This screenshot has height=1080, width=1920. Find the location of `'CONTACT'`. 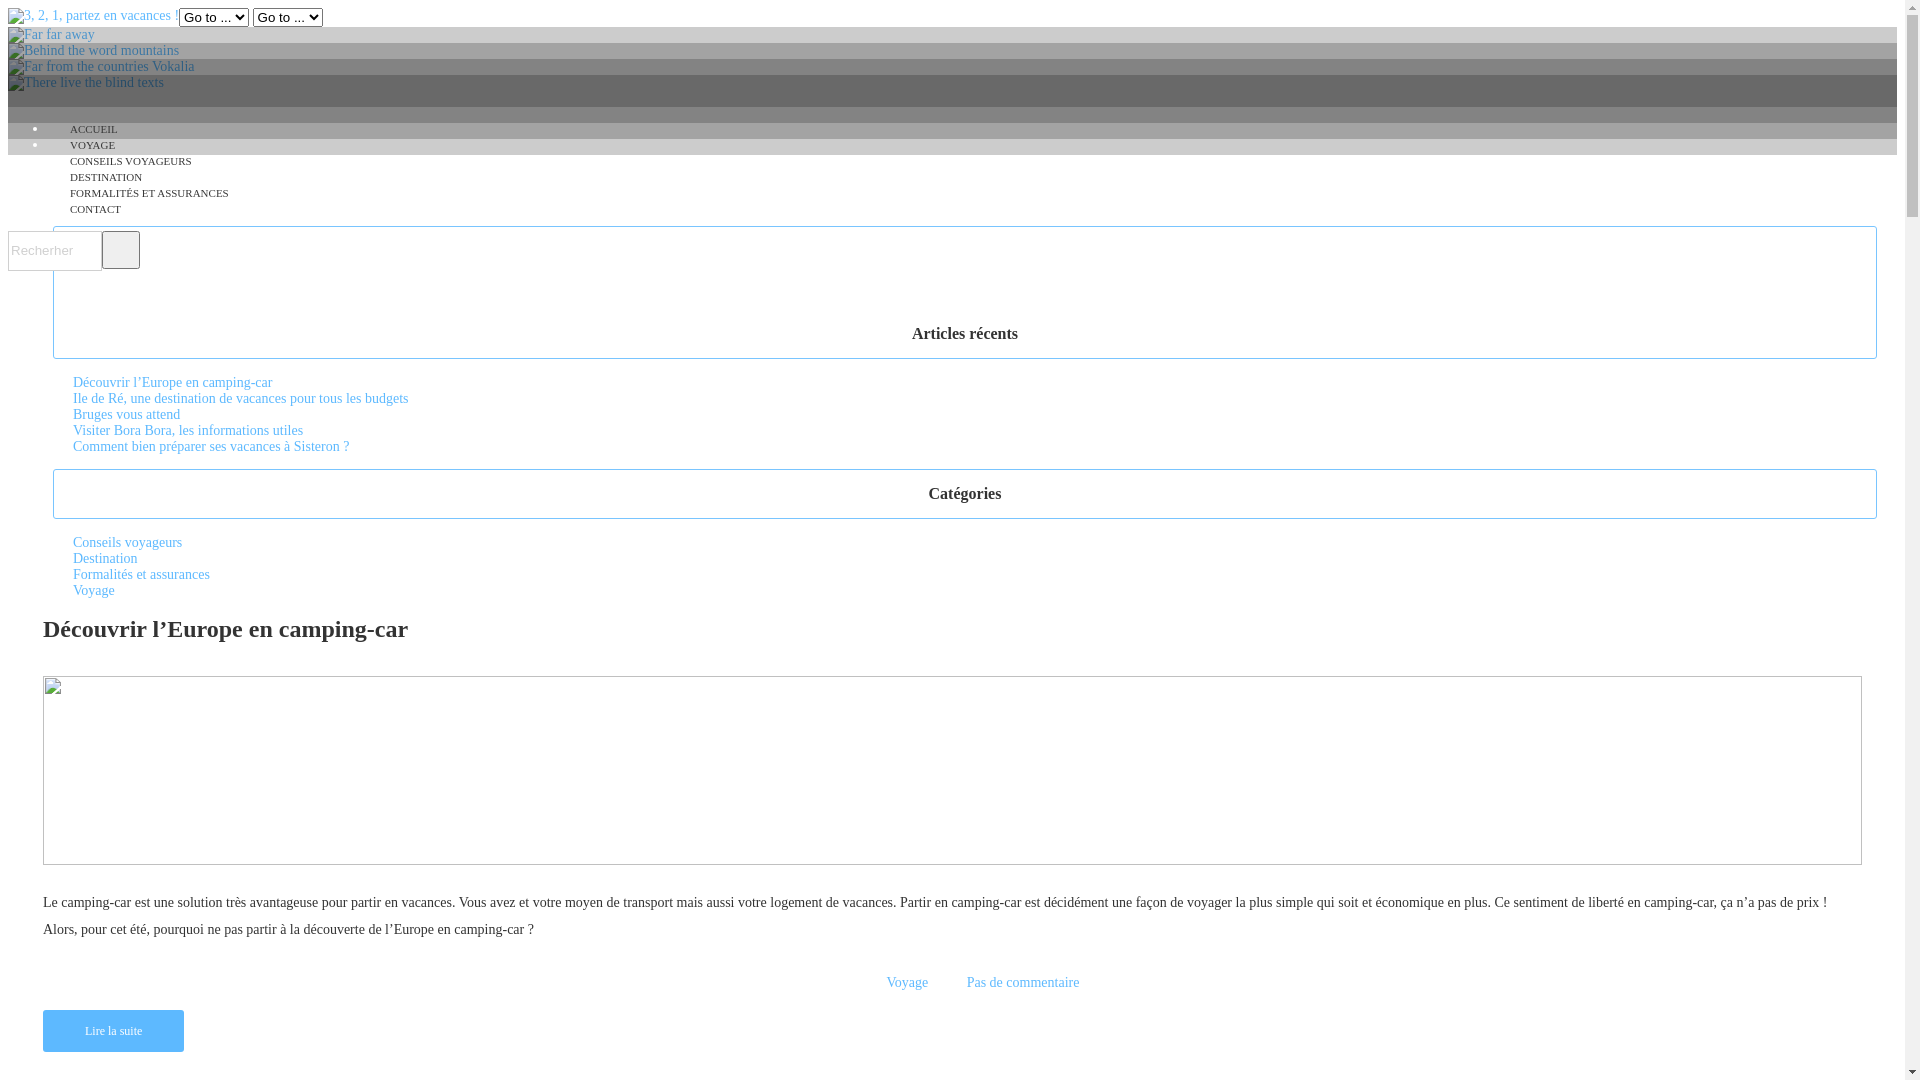

'CONTACT' is located at coordinates (94, 208).